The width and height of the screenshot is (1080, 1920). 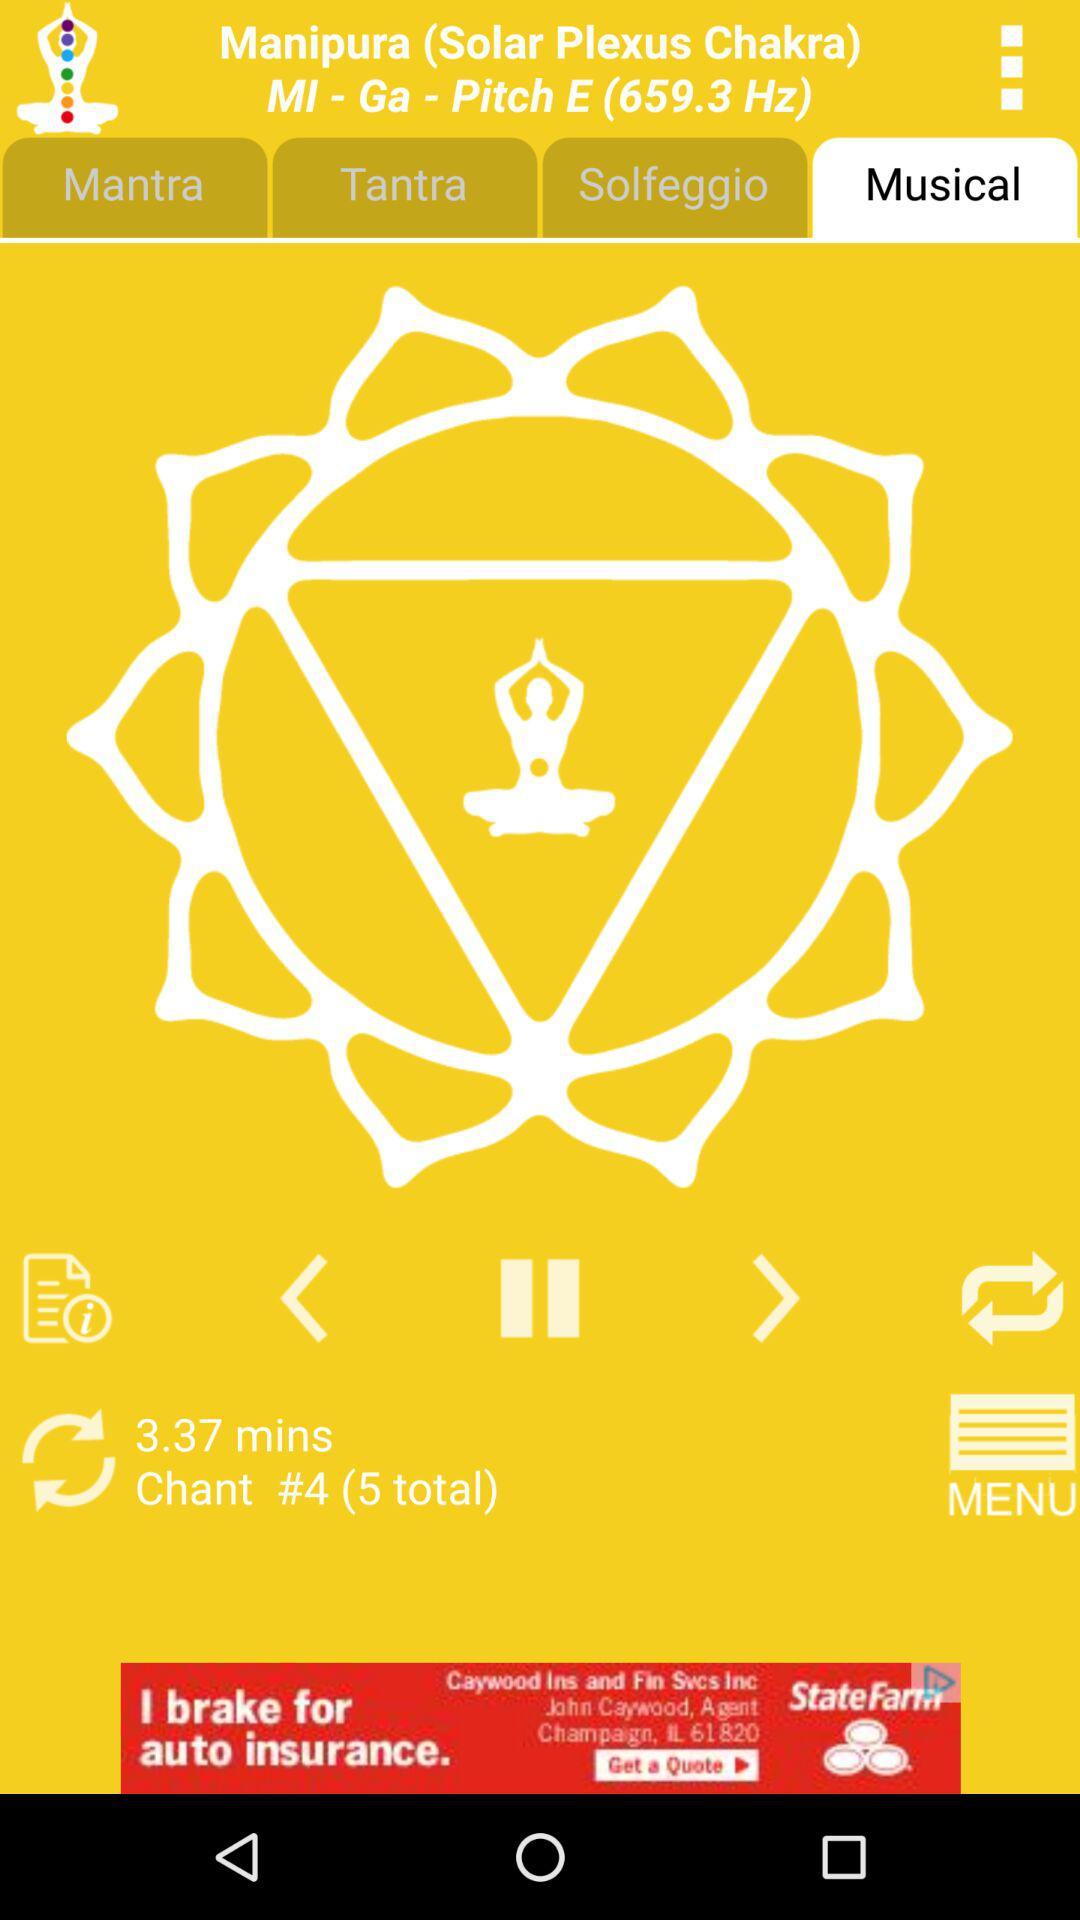 What do you see at coordinates (1012, 67) in the screenshot?
I see `open options` at bounding box center [1012, 67].